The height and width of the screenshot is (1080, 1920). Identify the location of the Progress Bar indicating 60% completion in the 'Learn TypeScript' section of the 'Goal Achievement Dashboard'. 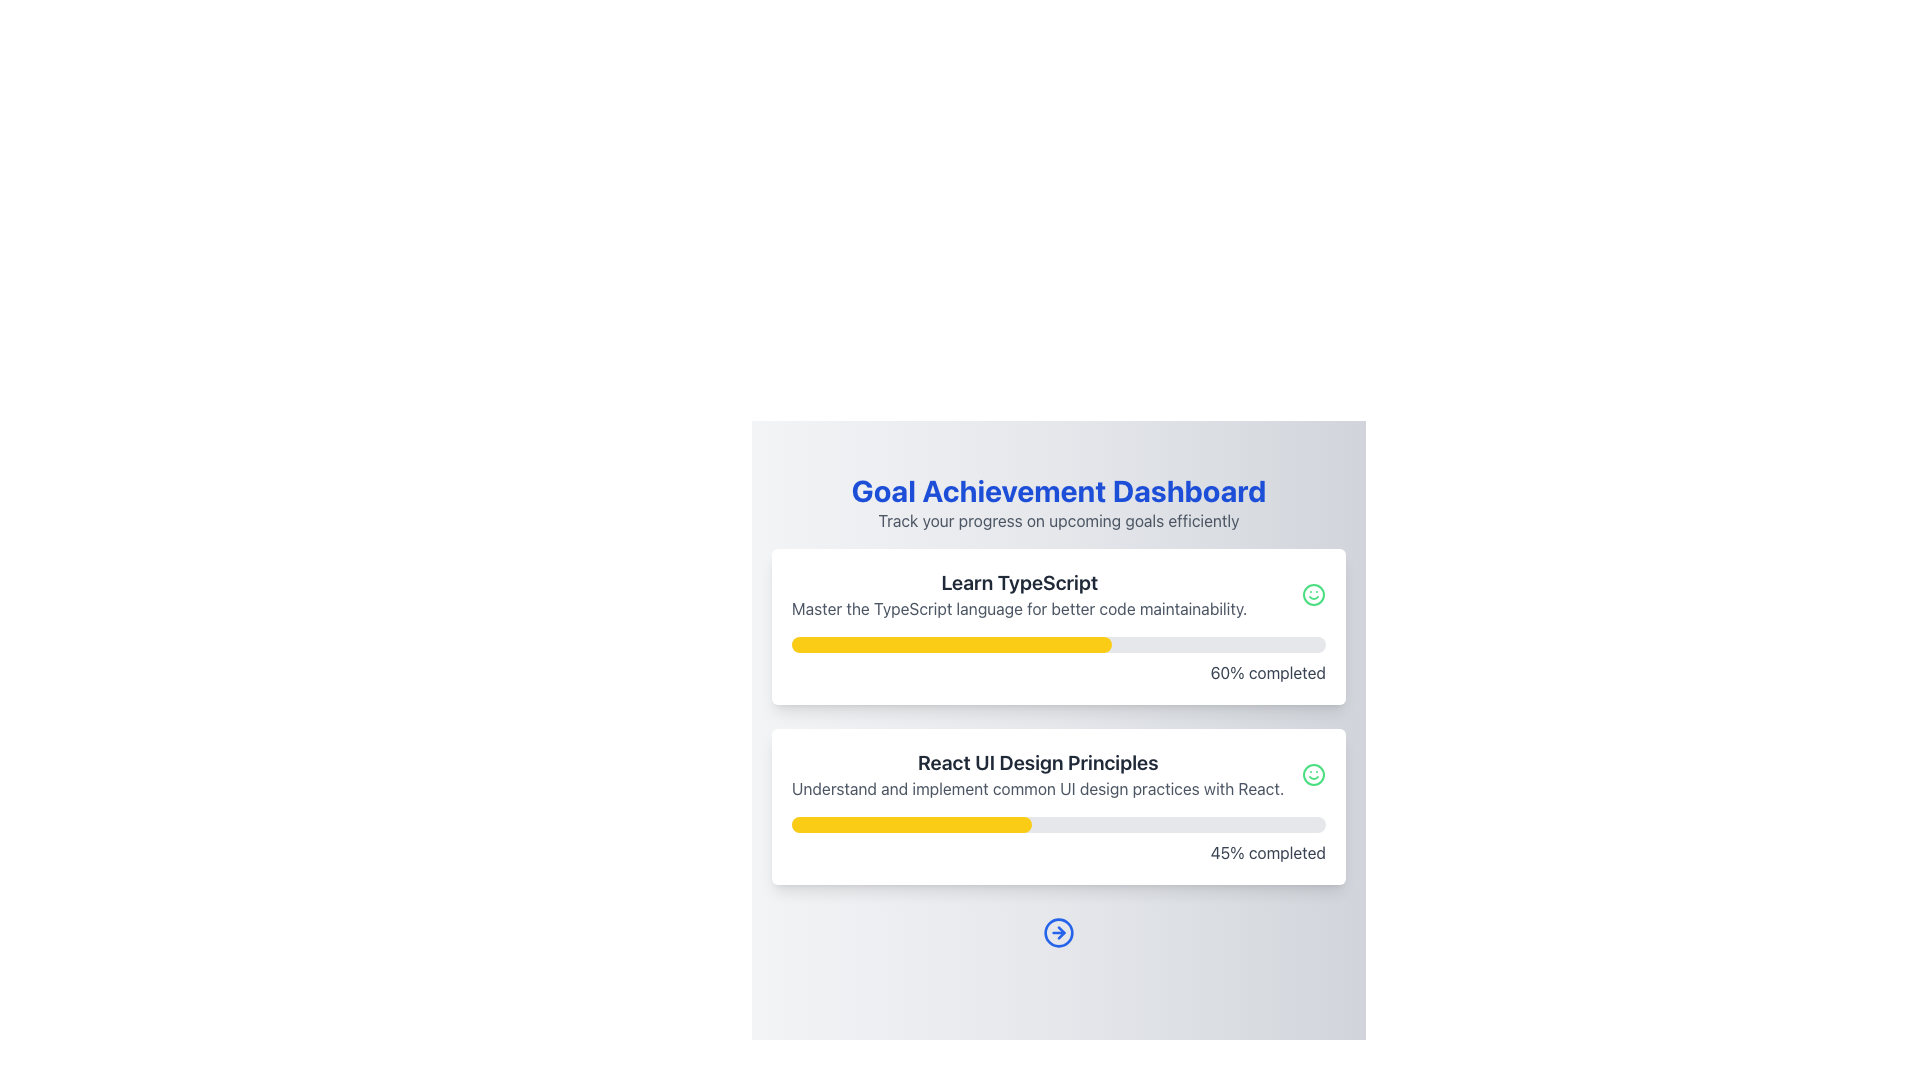
(951, 644).